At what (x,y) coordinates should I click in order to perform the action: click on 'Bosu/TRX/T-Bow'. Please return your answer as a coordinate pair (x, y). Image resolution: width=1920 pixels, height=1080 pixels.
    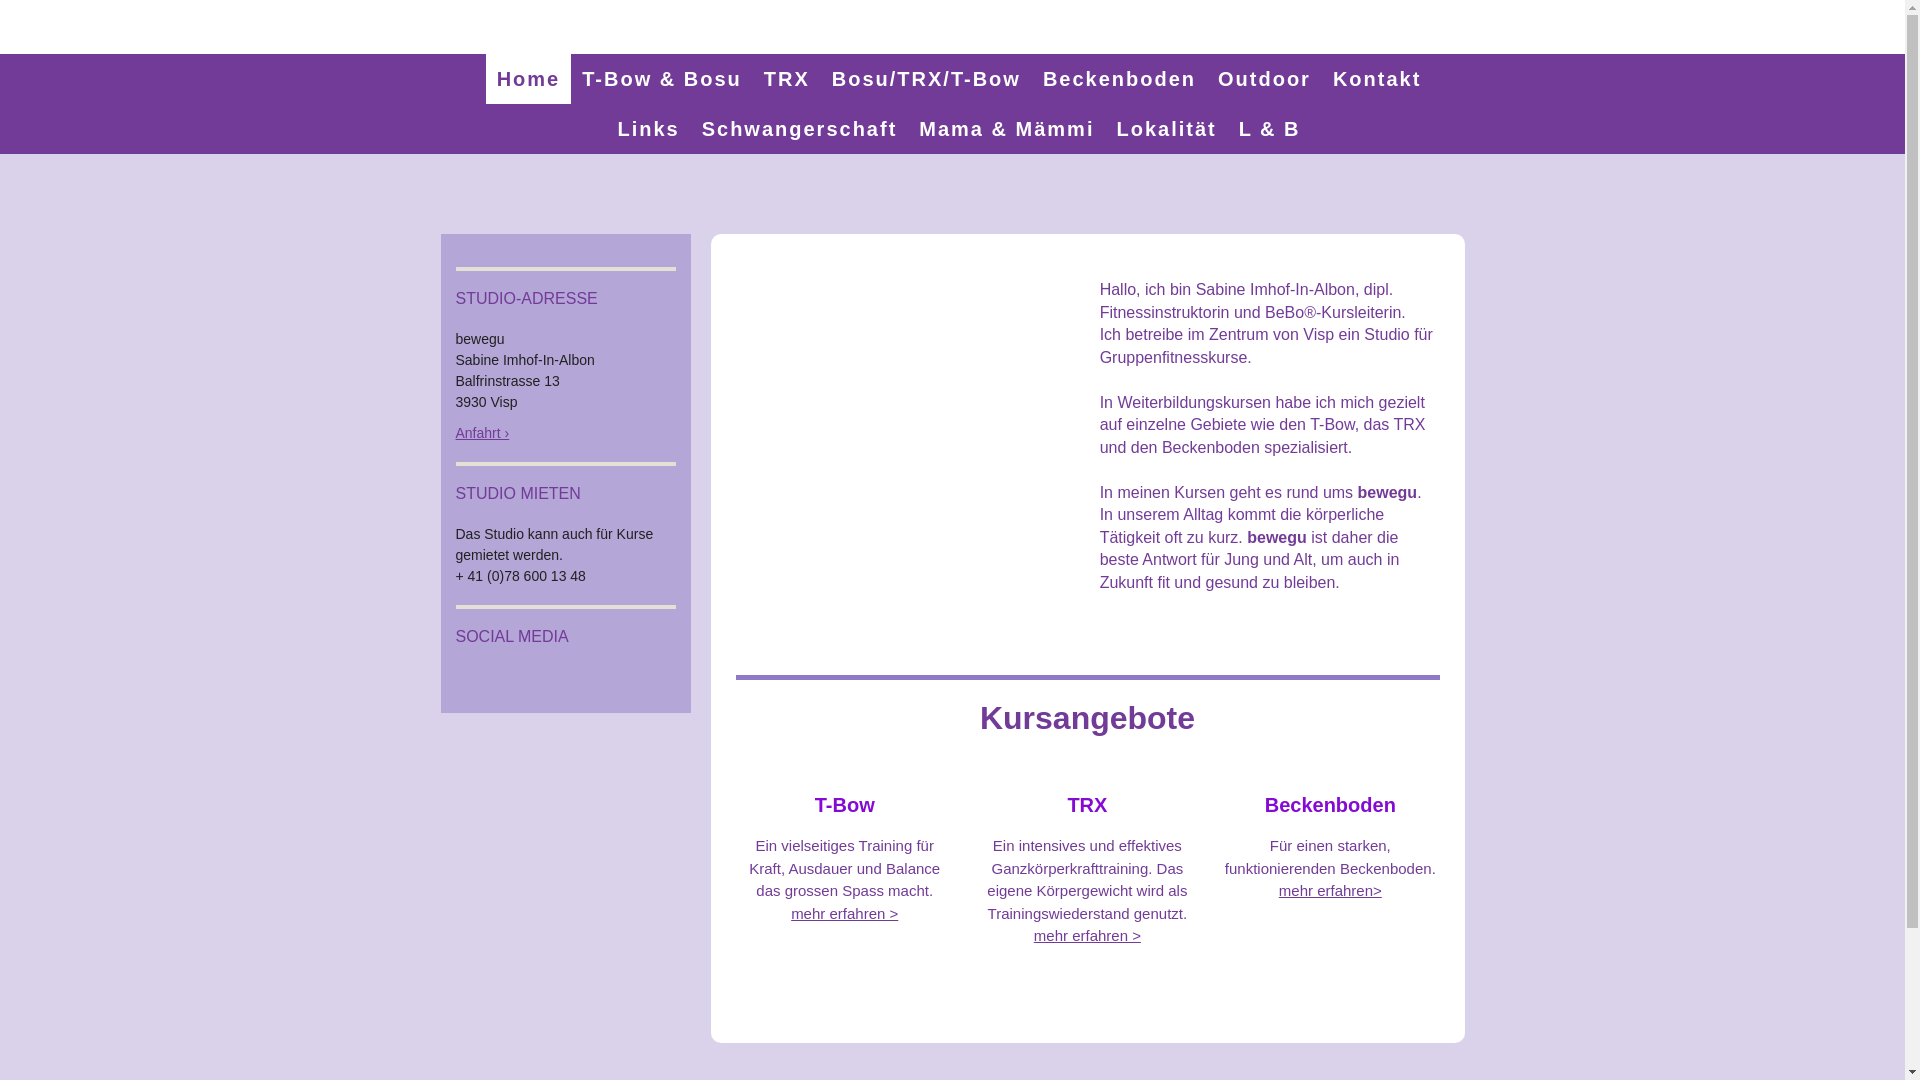
    Looking at the image, I should click on (820, 77).